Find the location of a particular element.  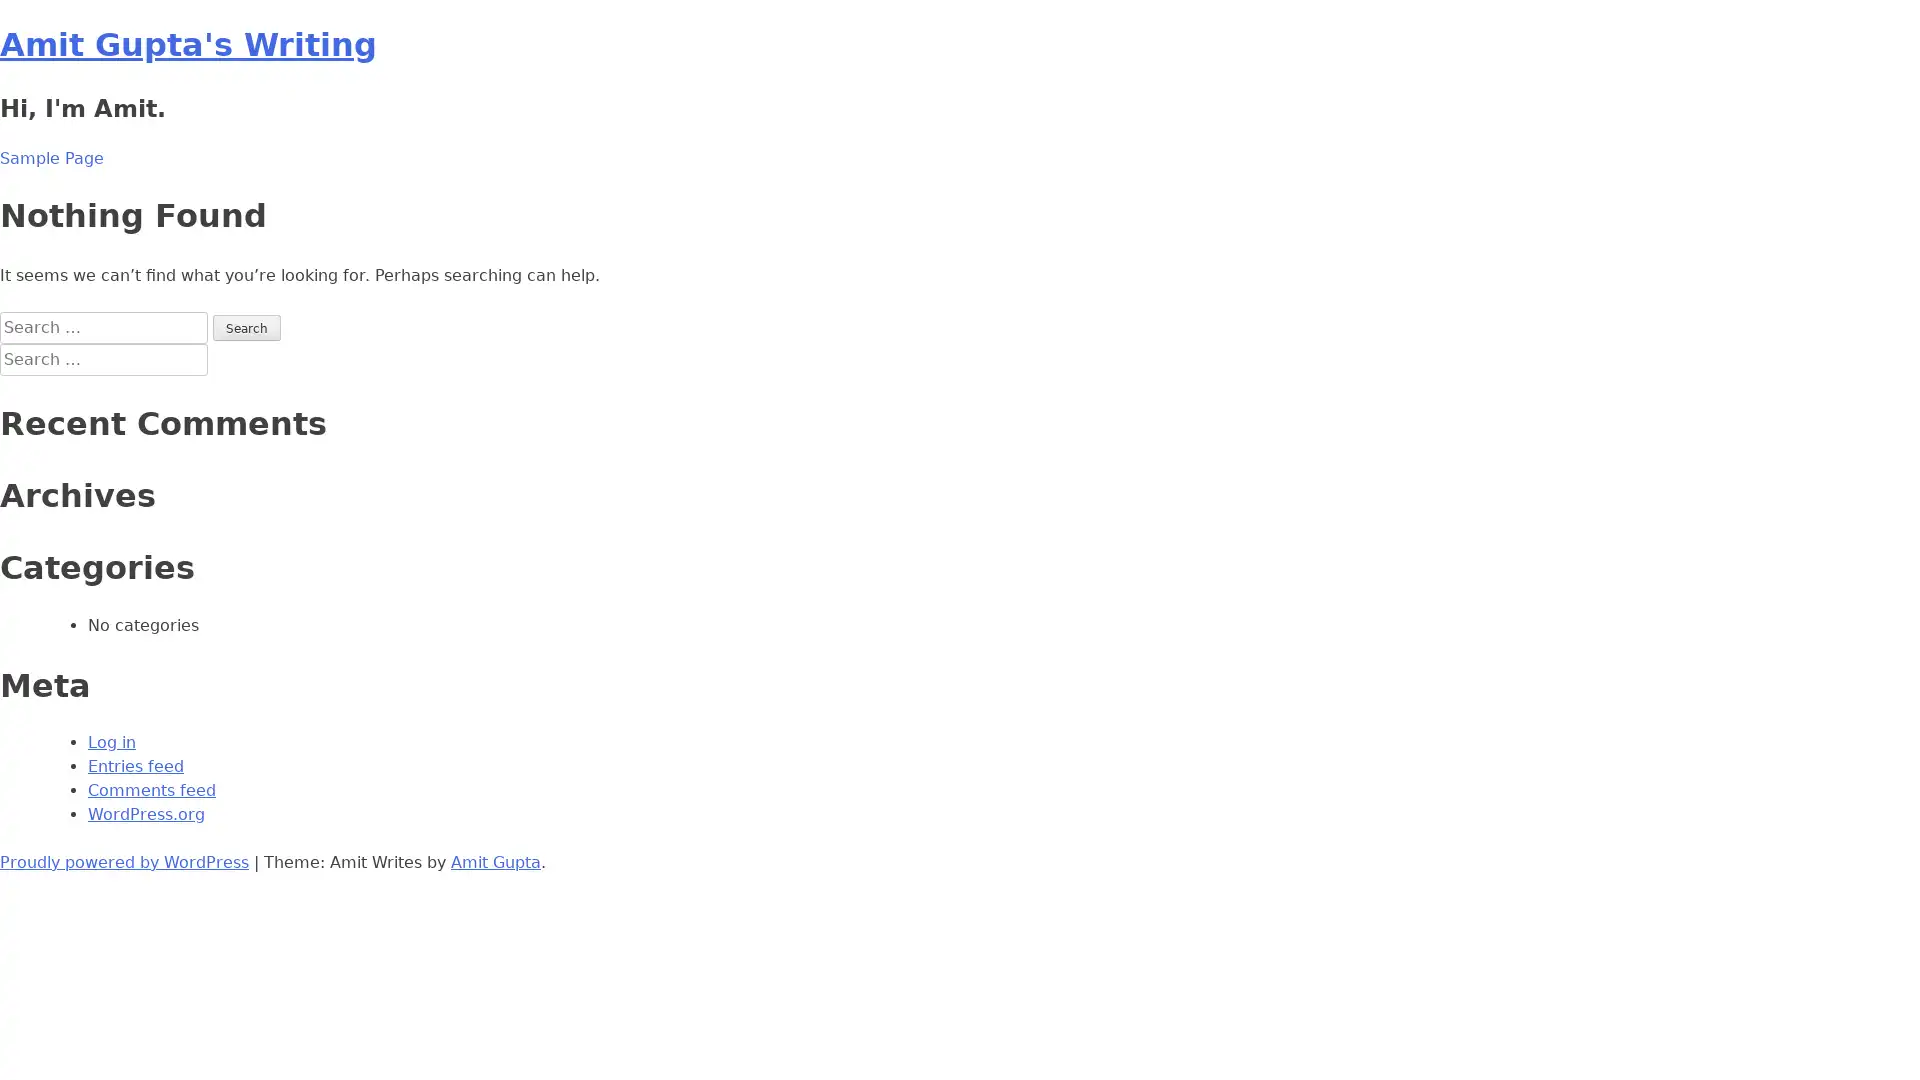

Search is located at coordinates (245, 326).